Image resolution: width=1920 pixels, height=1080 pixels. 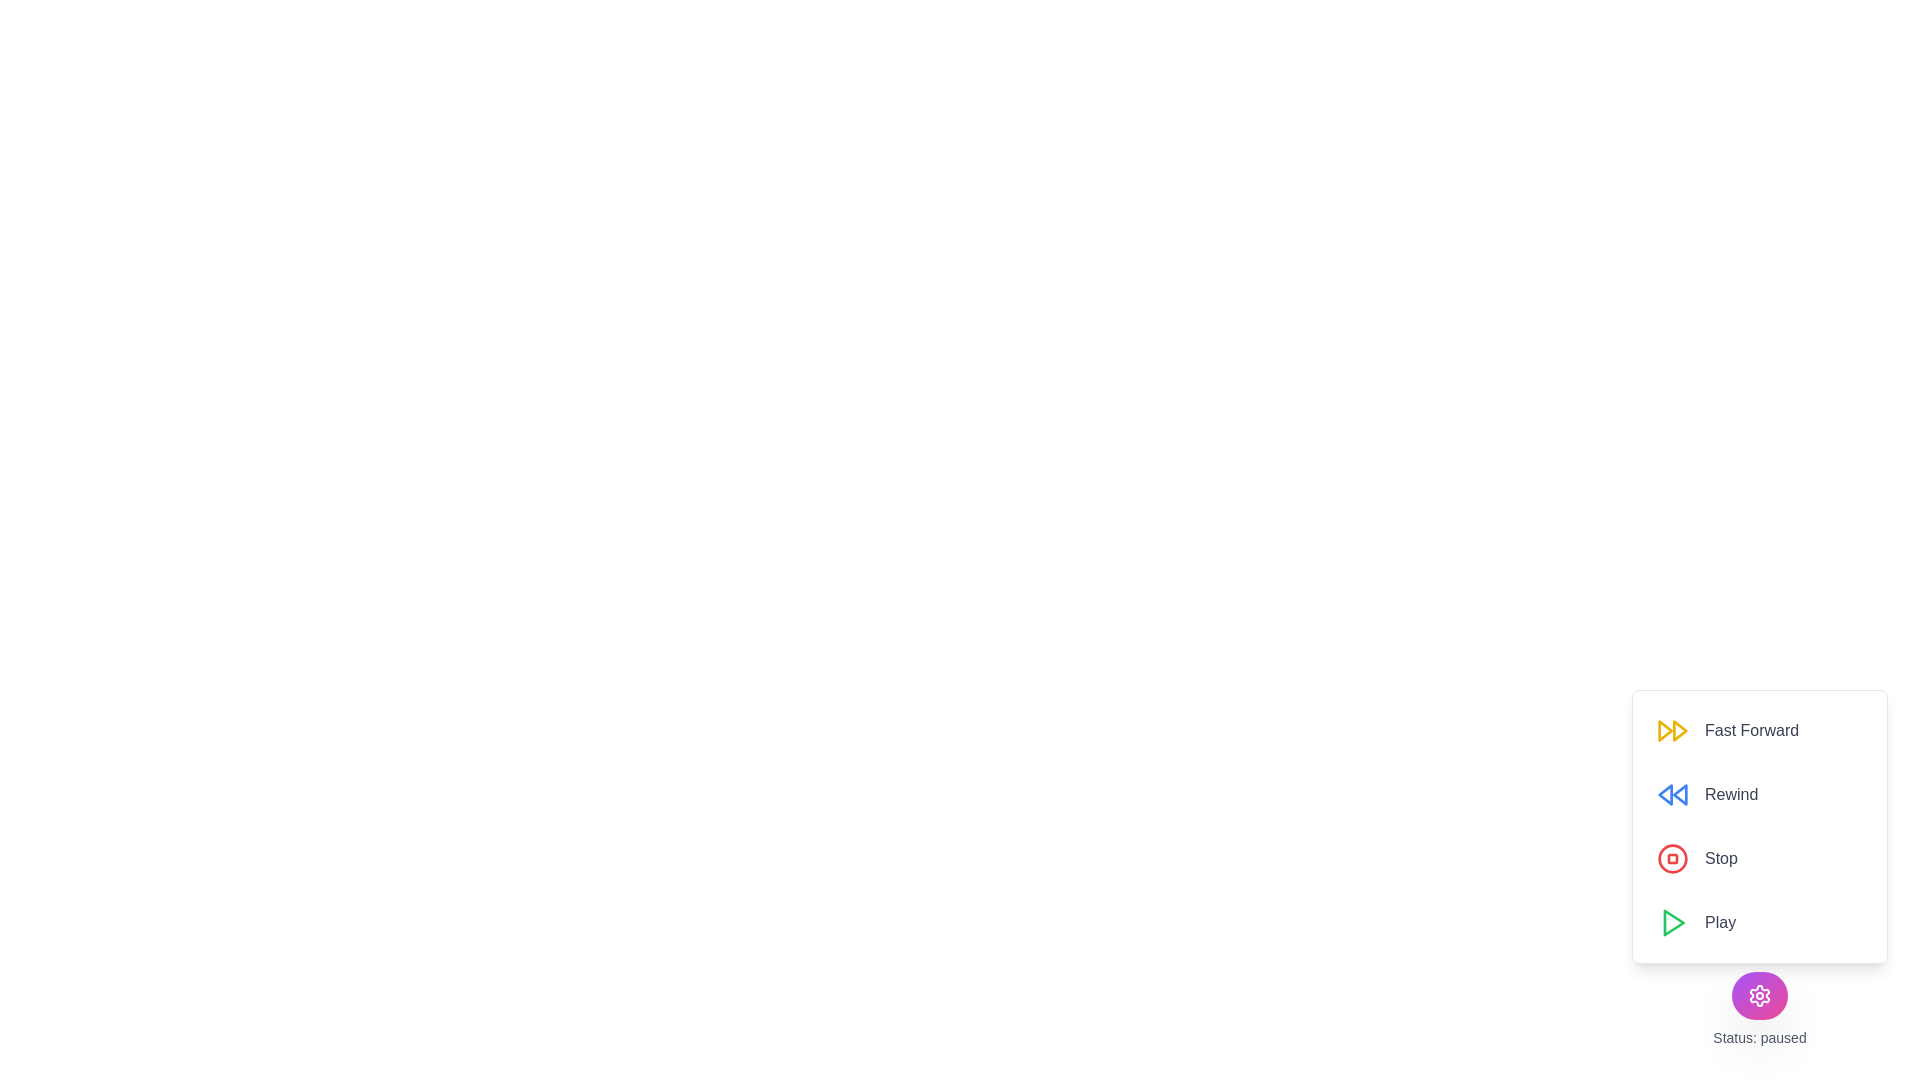 I want to click on the 'Stop' button to set the status to 'stopped', so click(x=1696, y=858).